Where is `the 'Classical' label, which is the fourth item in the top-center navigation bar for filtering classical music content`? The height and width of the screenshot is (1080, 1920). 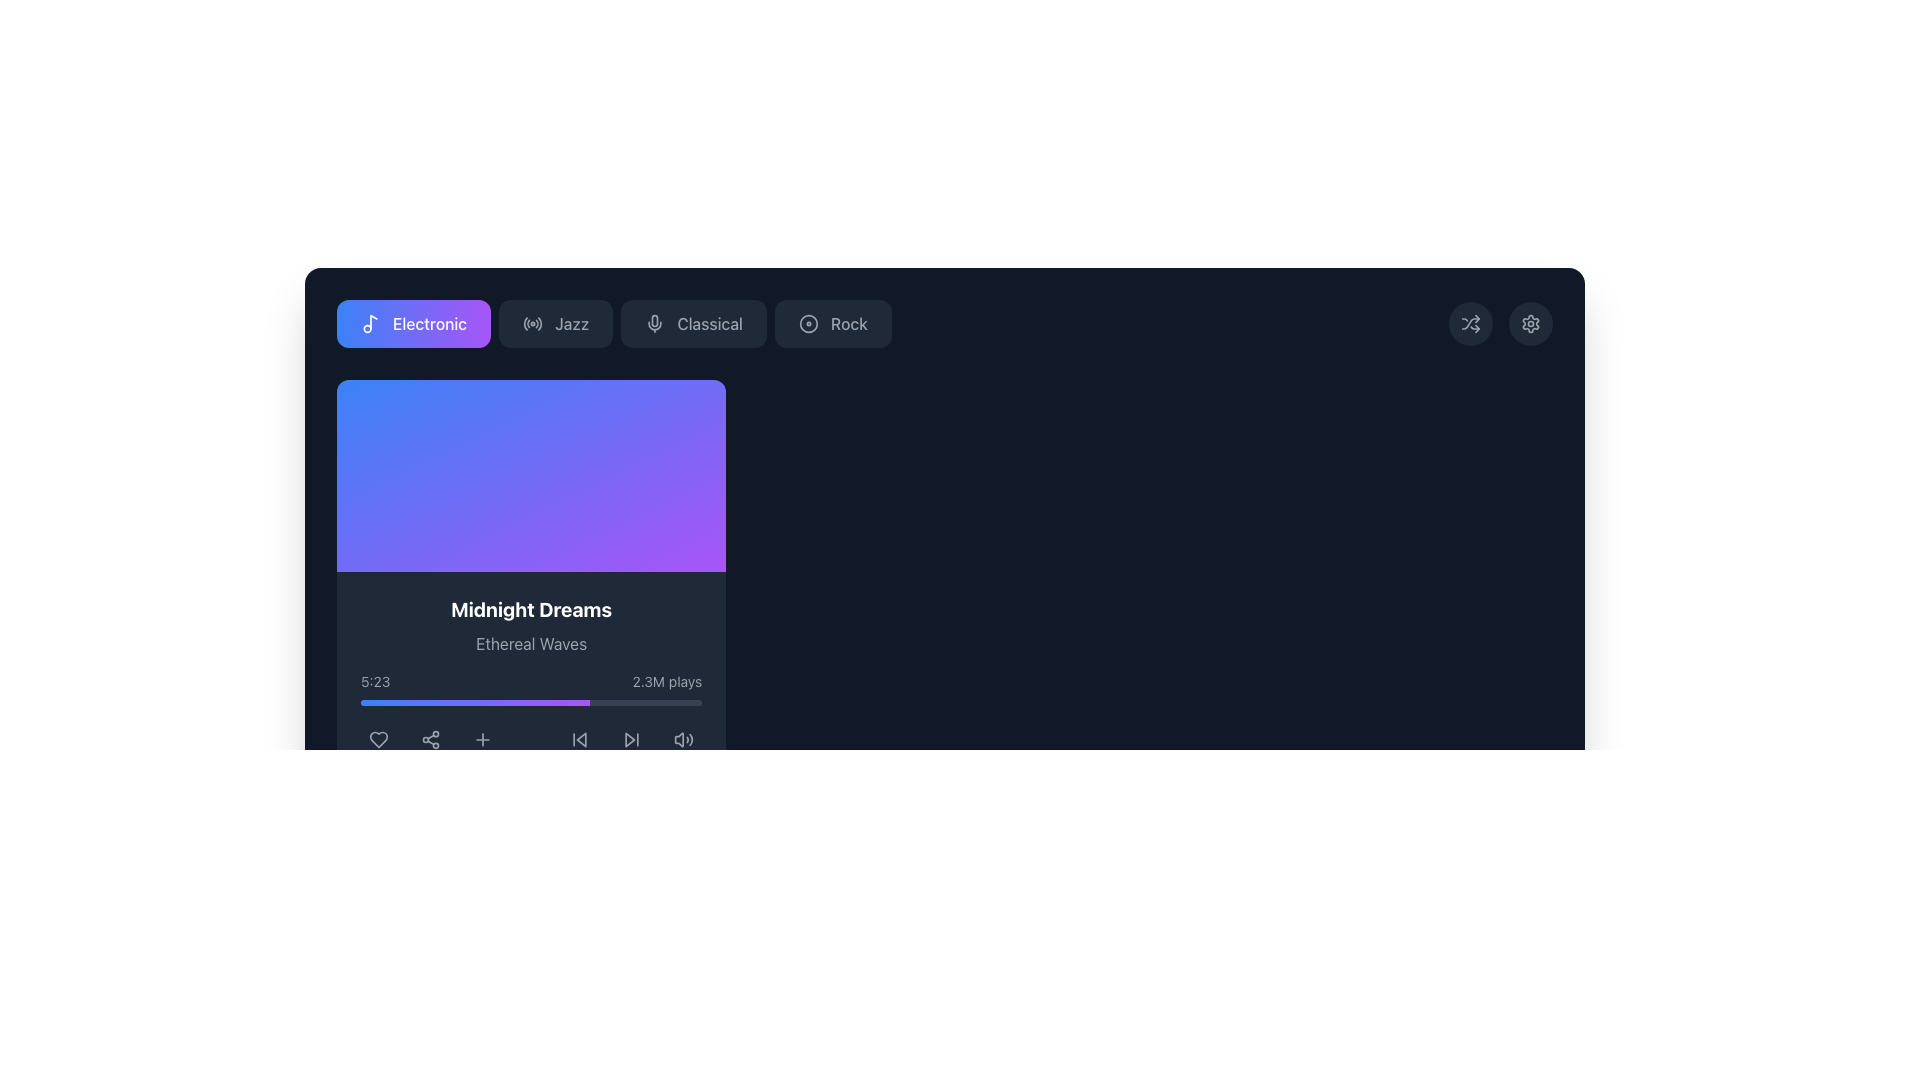
the 'Classical' label, which is the fourth item in the top-center navigation bar for filtering classical music content is located at coordinates (710, 323).